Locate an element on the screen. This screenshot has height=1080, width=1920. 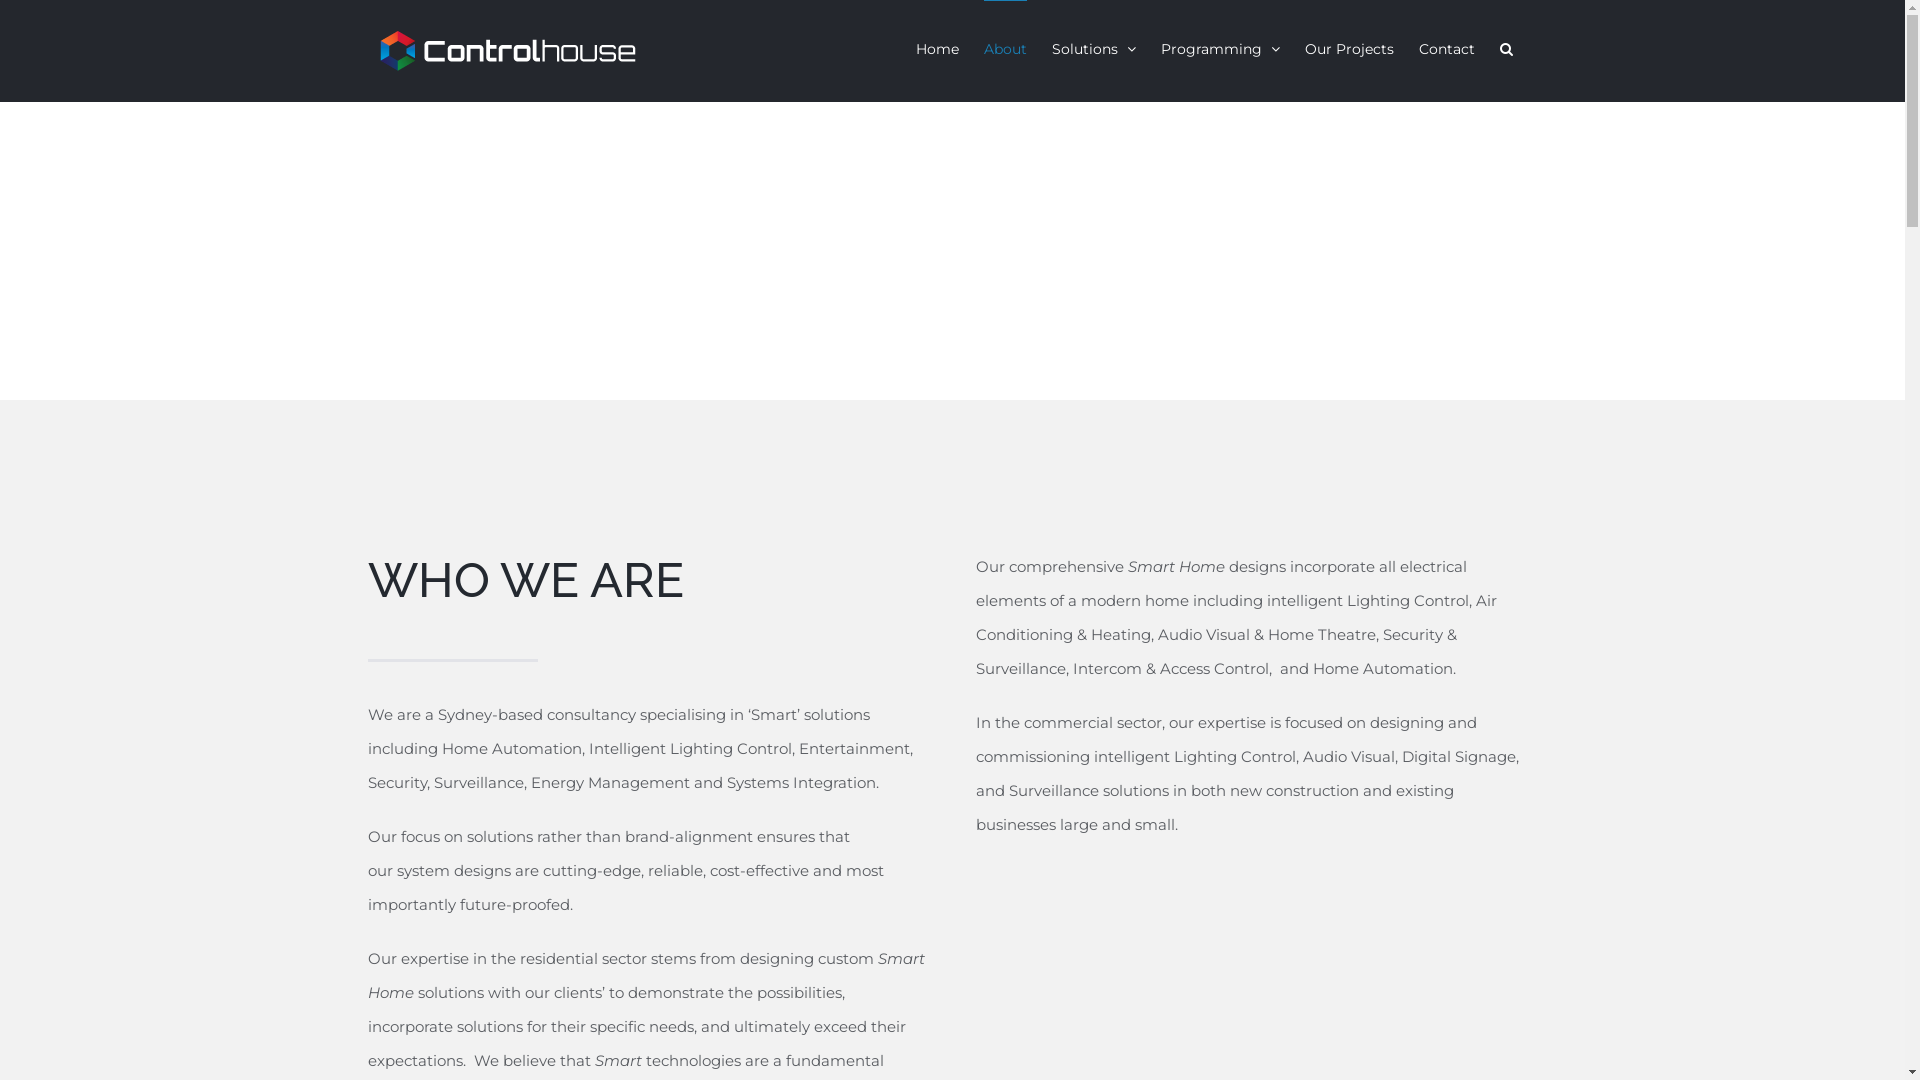
'About' is located at coordinates (1005, 46).